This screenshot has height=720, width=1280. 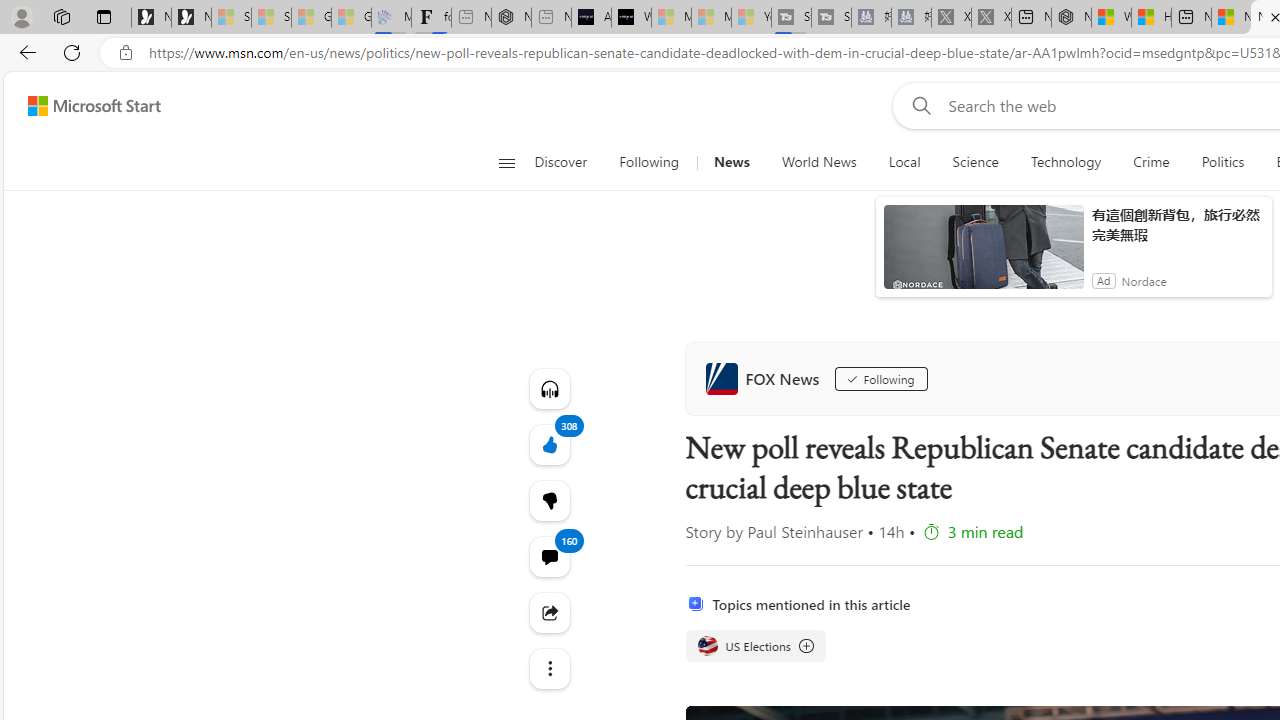 What do you see at coordinates (903, 162) in the screenshot?
I see `'Local'` at bounding box center [903, 162].